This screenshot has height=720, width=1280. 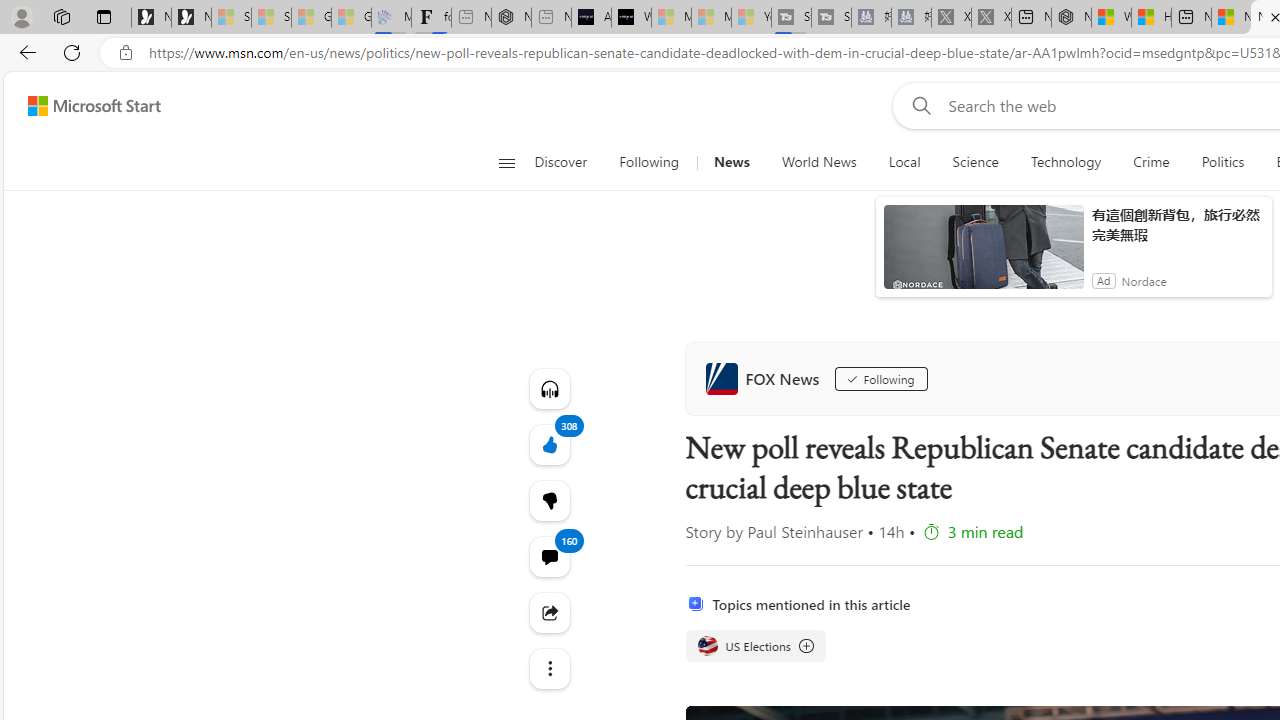 What do you see at coordinates (903, 162) in the screenshot?
I see `'Local'` at bounding box center [903, 162].